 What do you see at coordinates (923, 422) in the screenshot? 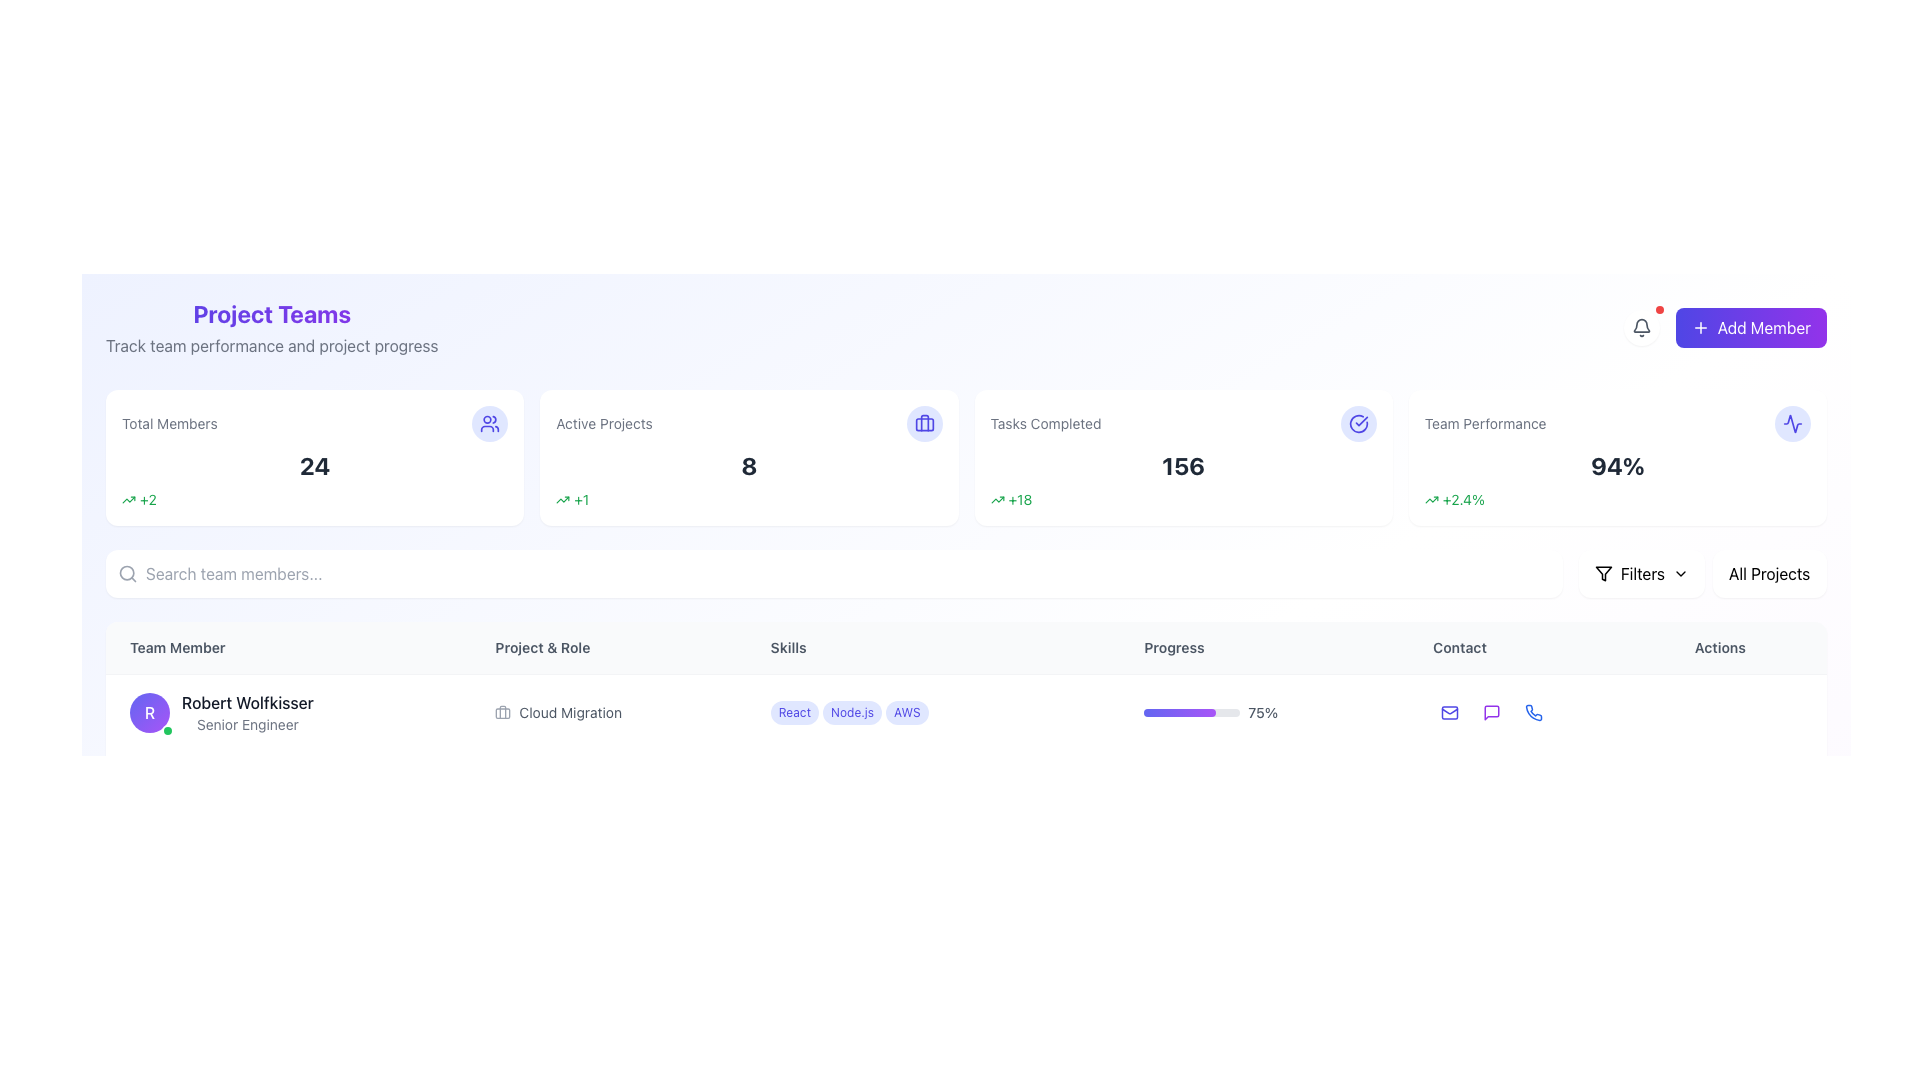
I see `the graphical element that is part of the 'Active Projects' icon, located in the second card from the left in the top row` at bounding box center [923, 422].